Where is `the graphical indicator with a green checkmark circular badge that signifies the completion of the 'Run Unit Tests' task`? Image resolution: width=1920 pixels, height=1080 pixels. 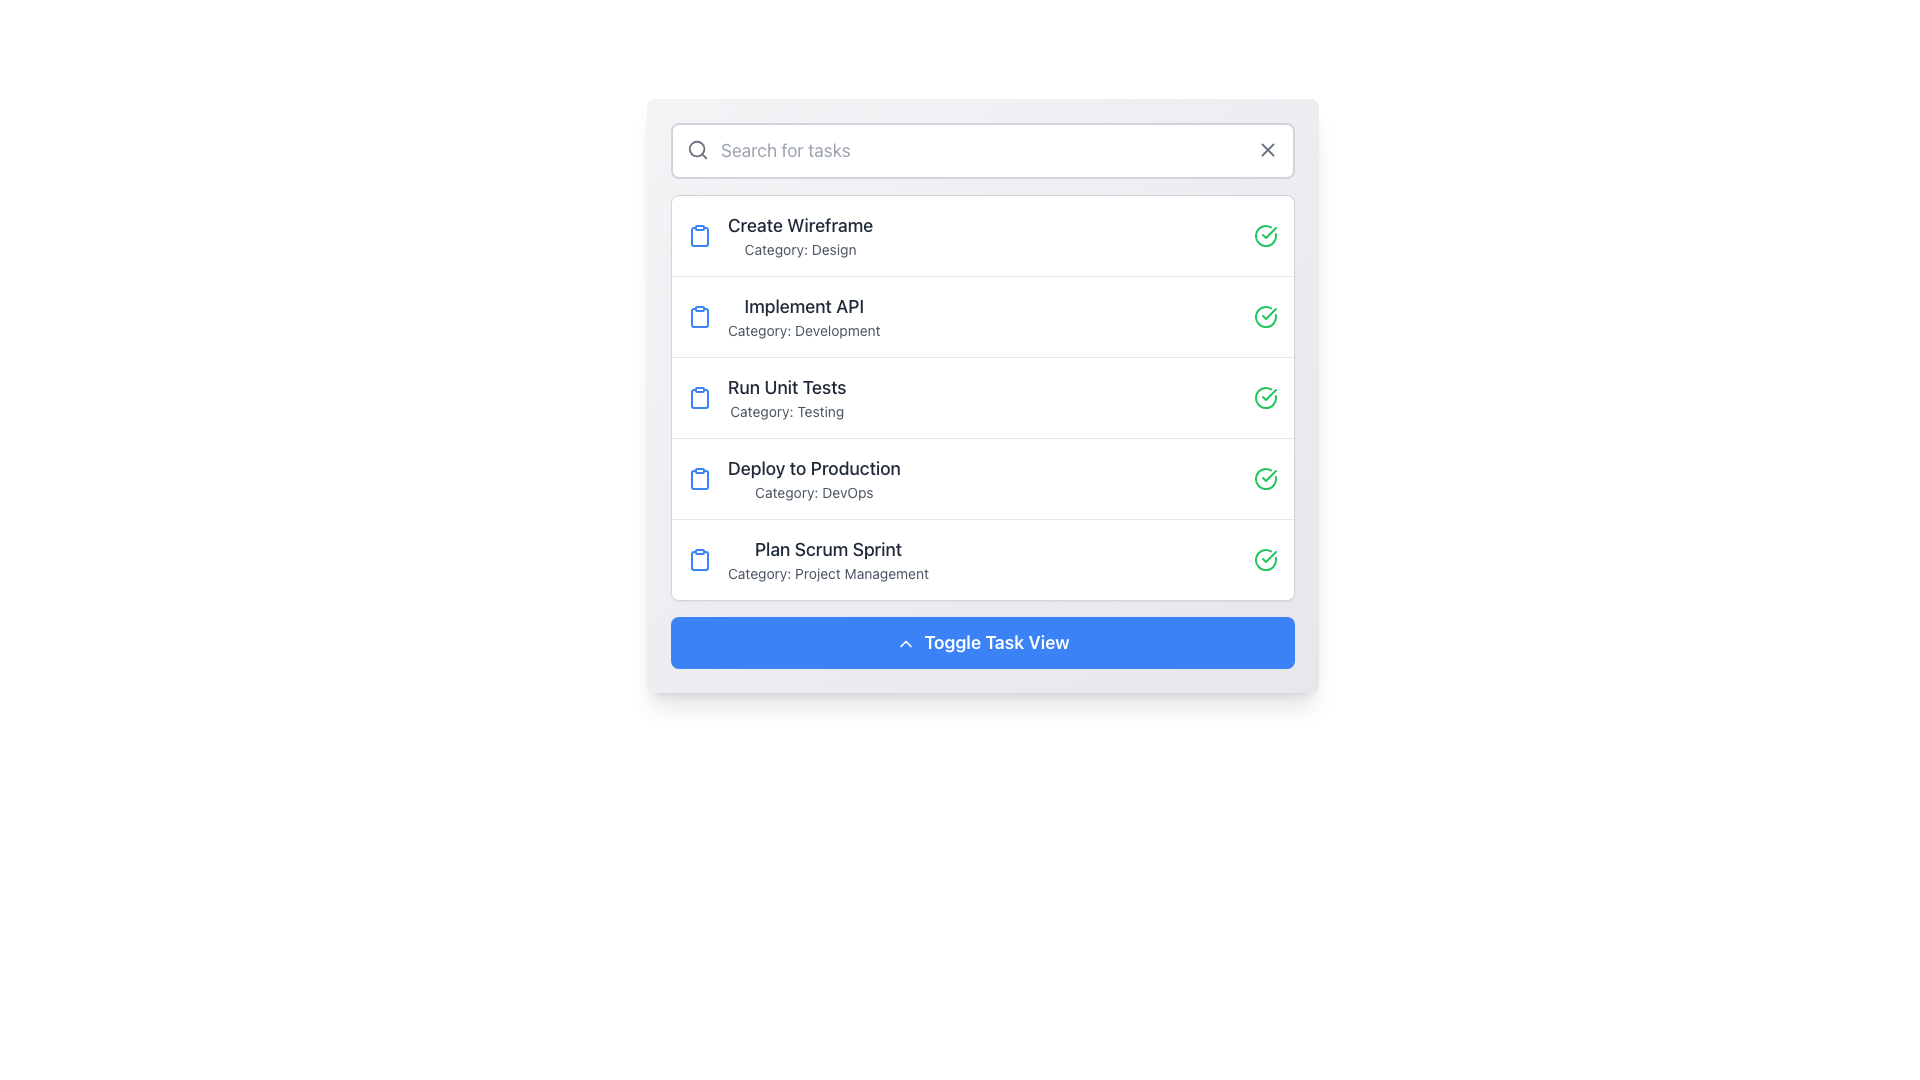 the graphical indicator with a green checkmark circular badge that signifies the completion of the 'Run Unit Tests' task is located at coordinates (1268, 394).